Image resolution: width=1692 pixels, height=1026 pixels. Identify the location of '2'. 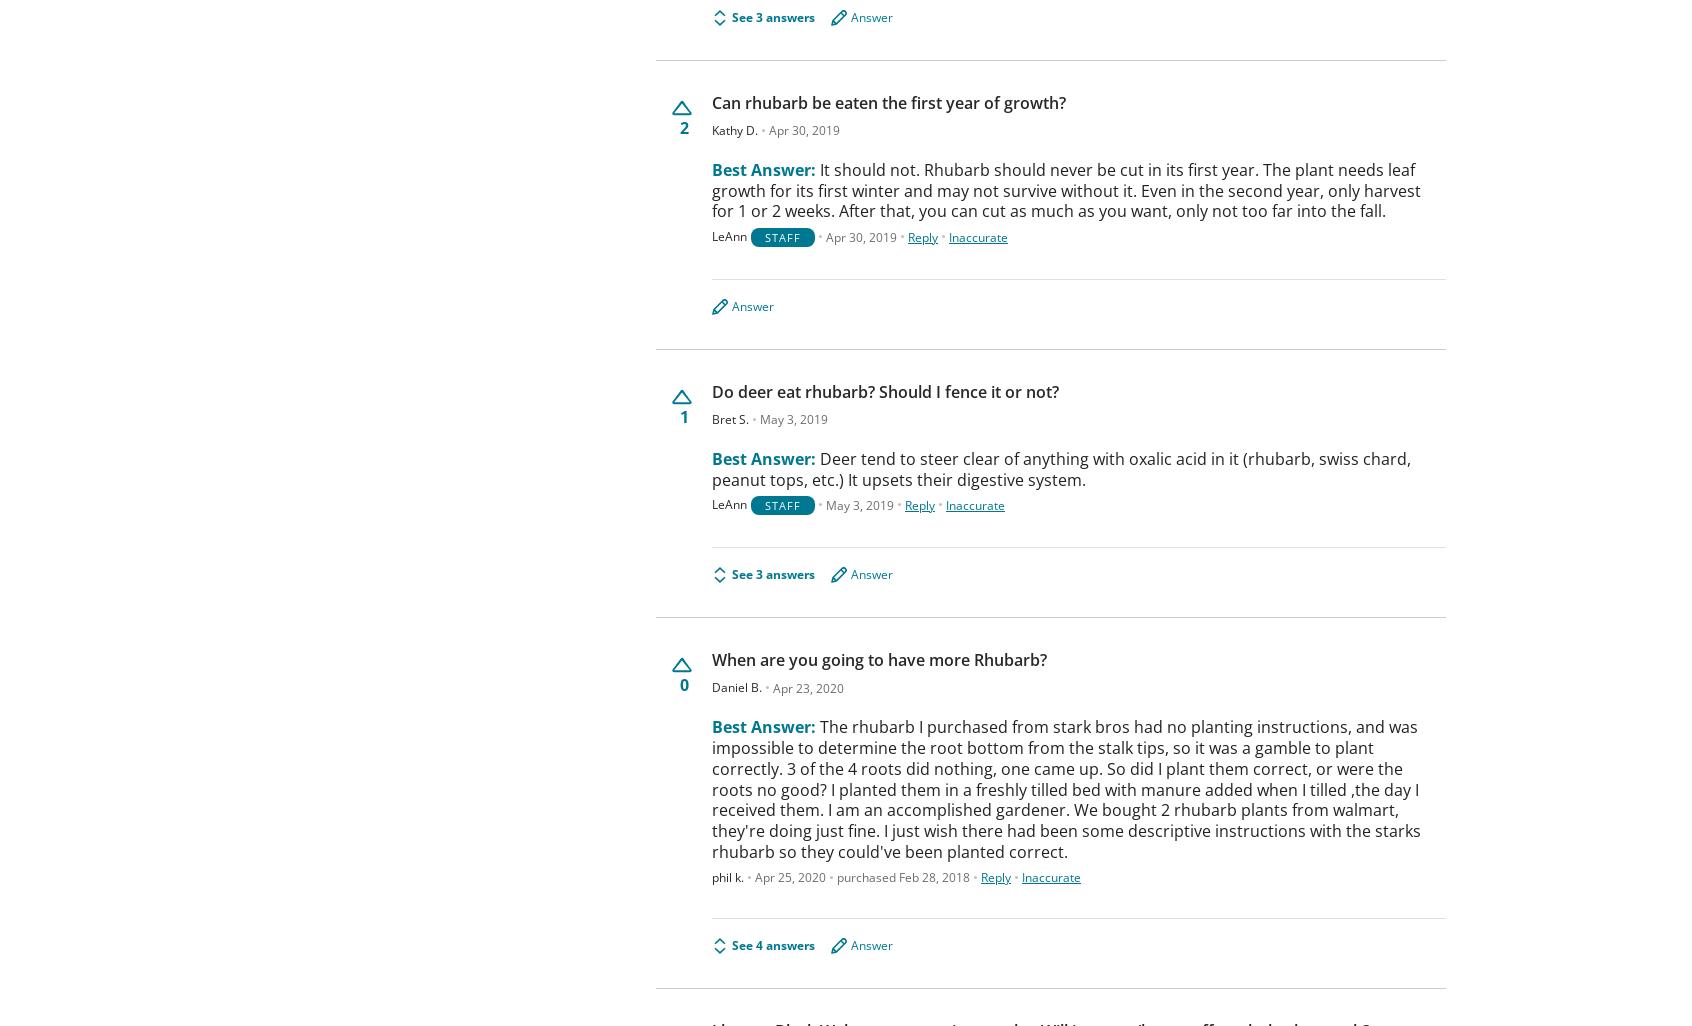
(683, 127).